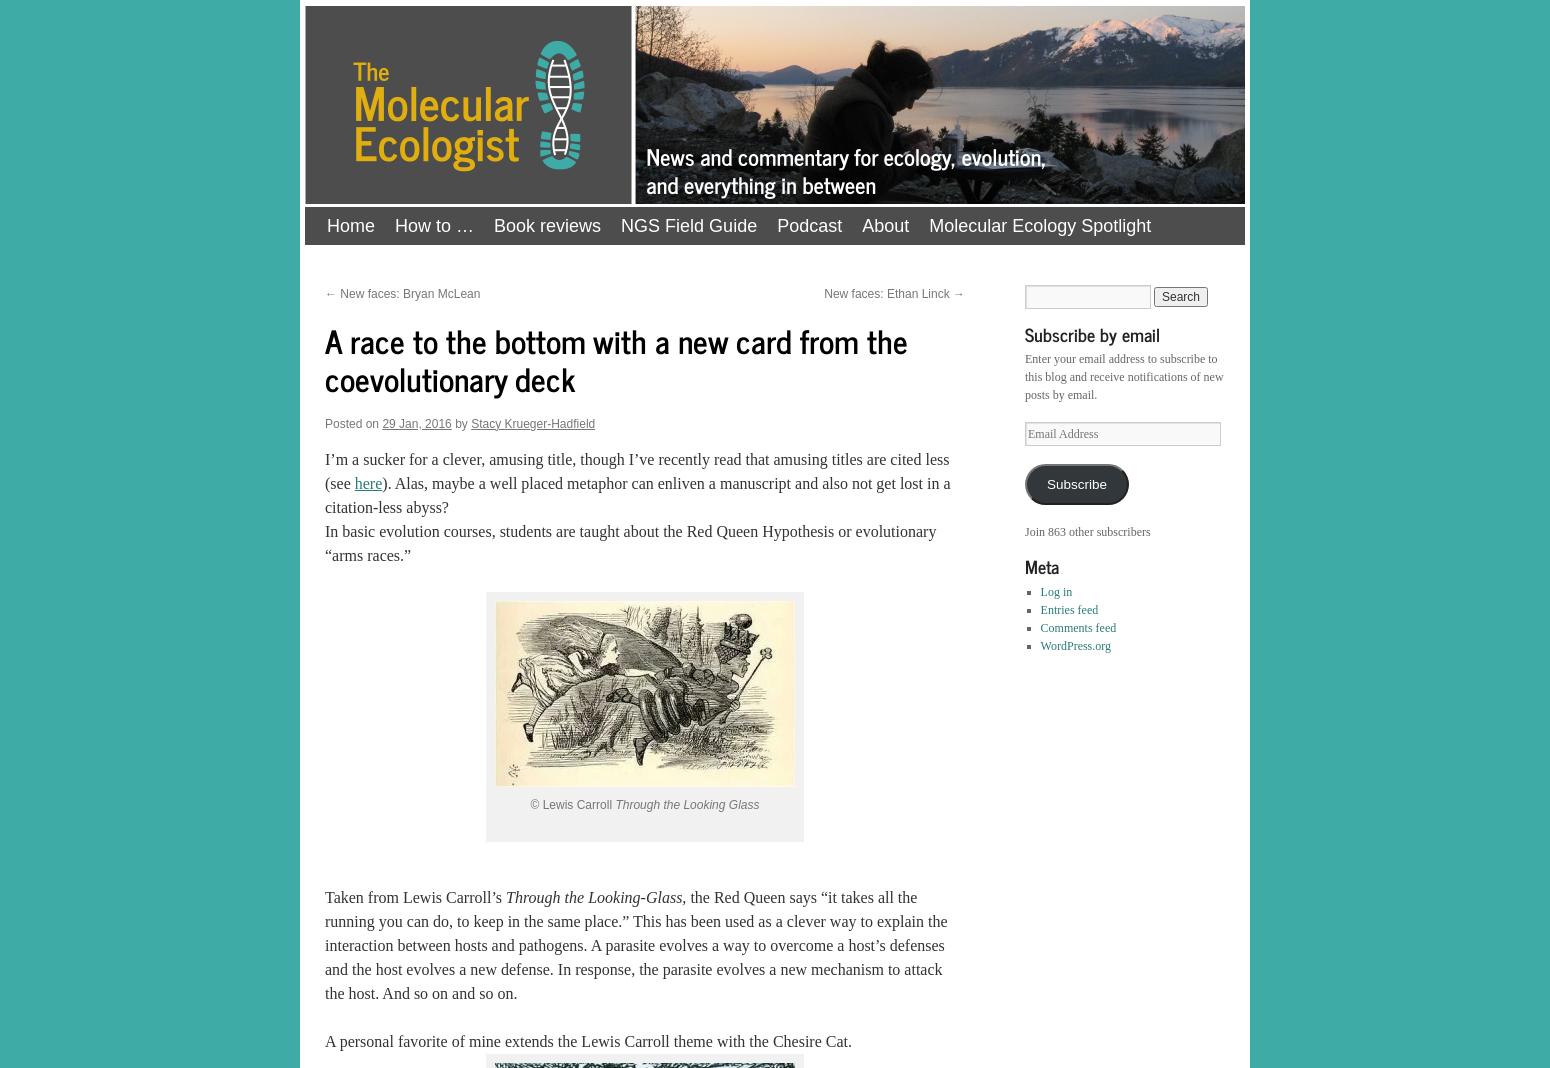 This screenshot has height=1068, width=1550. Describe the element at coordinates (1123, 376) in the screenshot. I see `'Enter your email address to subscribe to this blog and receive notifications of new posts by email.'` at that location.